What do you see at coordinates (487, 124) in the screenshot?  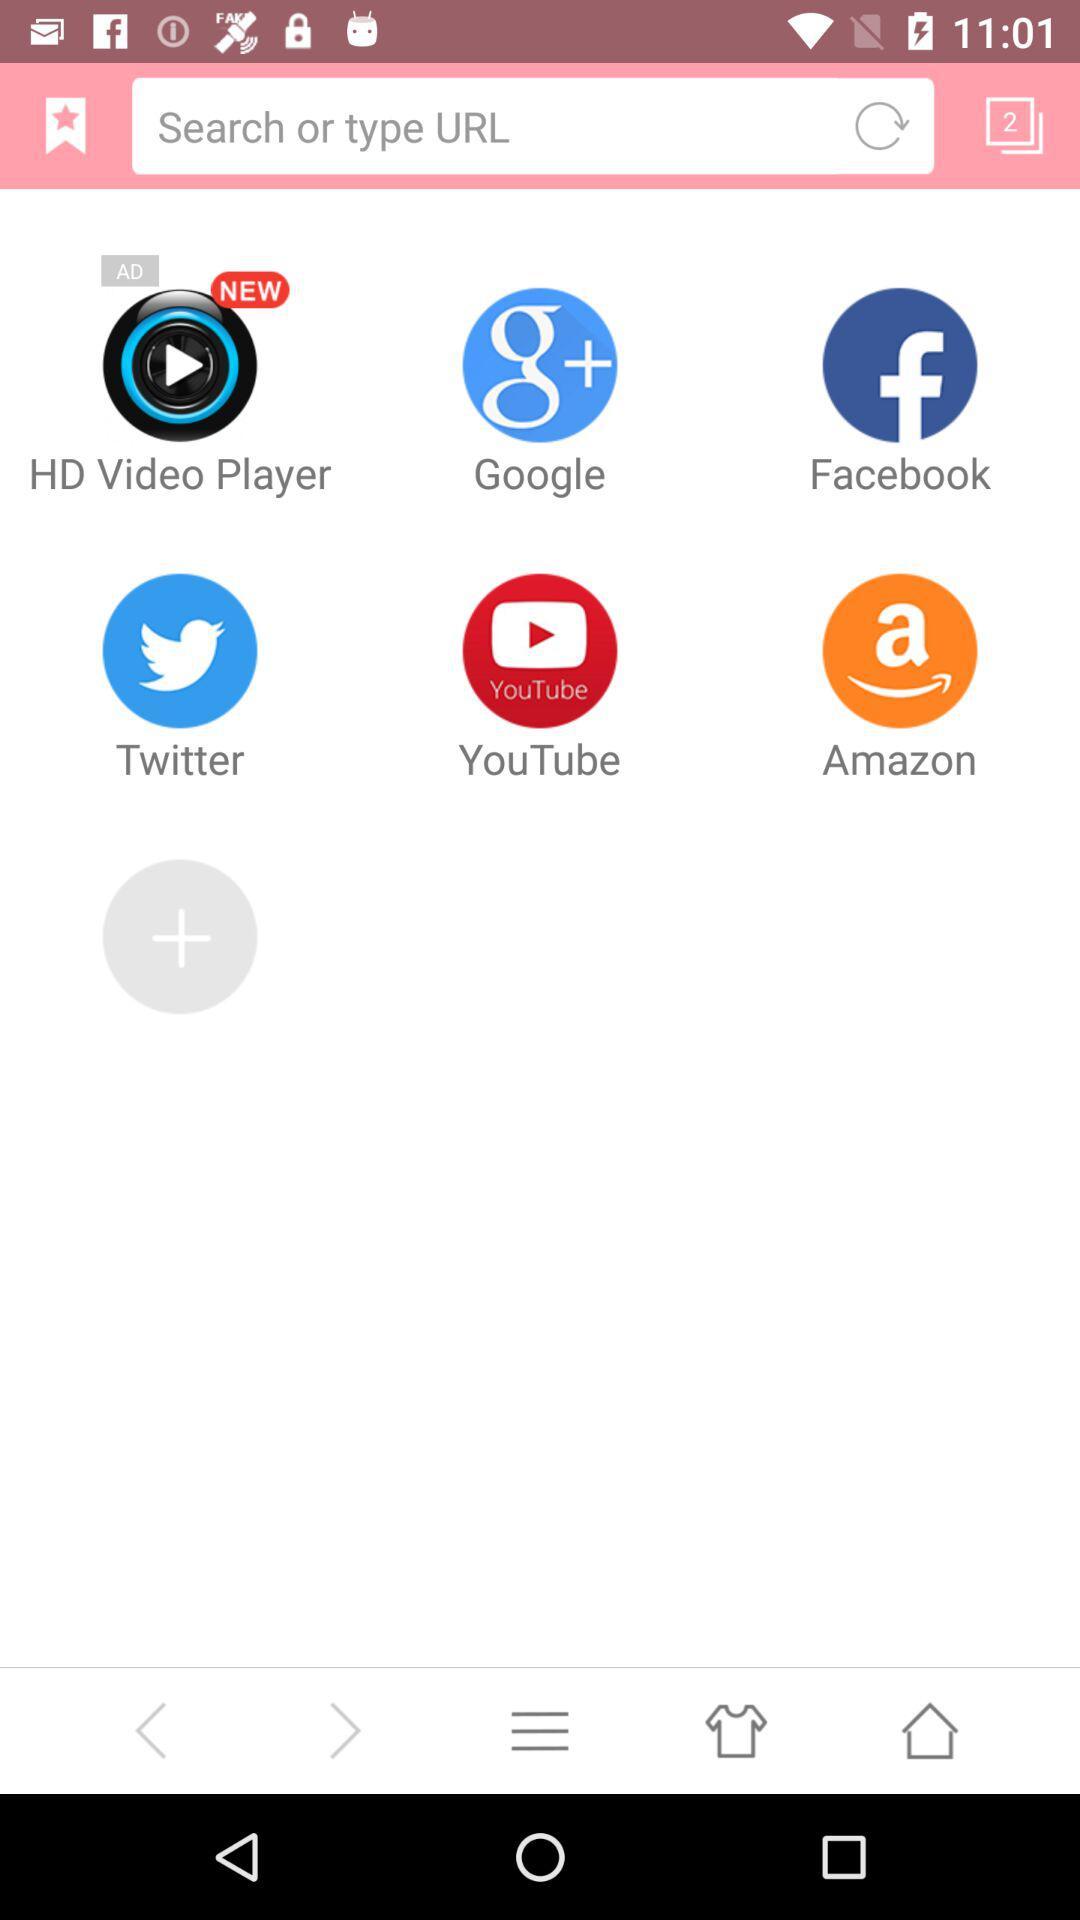 I see `search` at bounding box center [487, 124].